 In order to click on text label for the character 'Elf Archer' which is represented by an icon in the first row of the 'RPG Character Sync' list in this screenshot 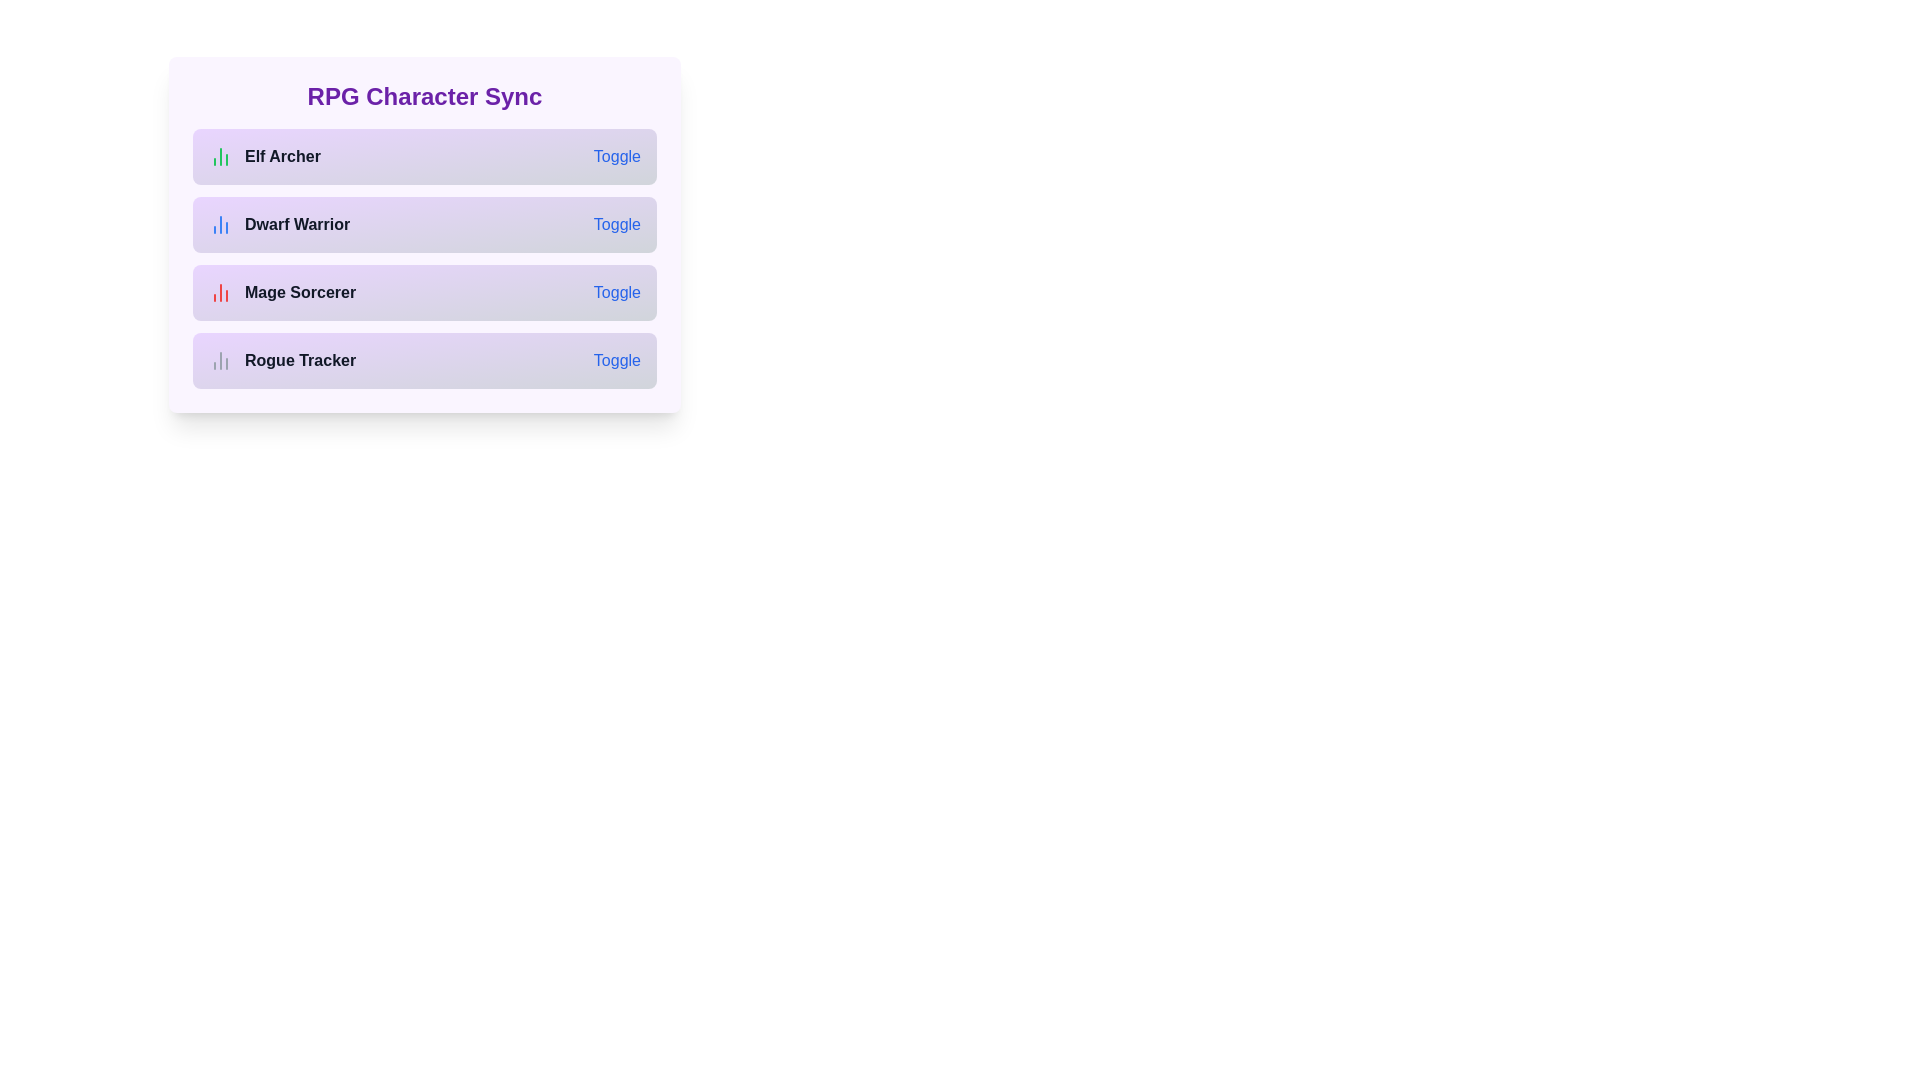, I will do `click(263, 156)`.